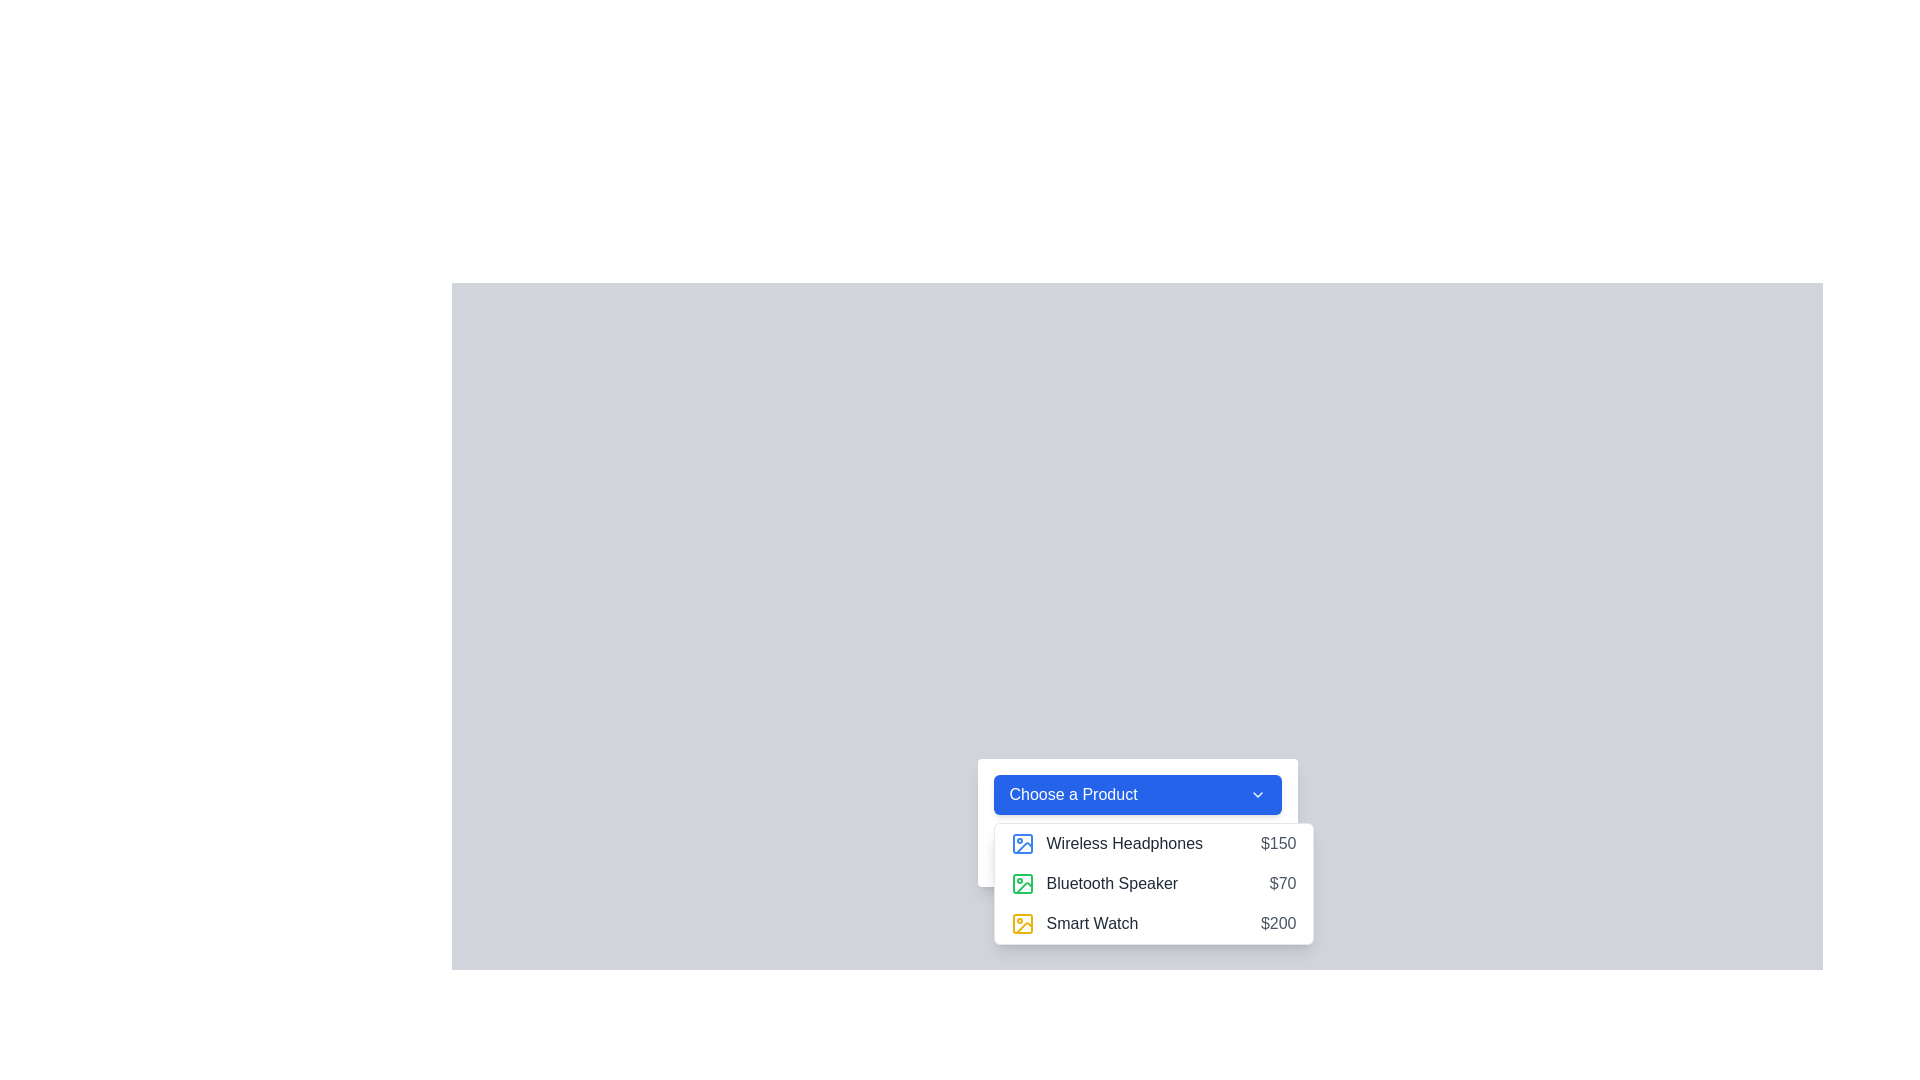  What do you see at coordinates (1022, 924) in the screenshot?
I see `the visual icon located at the end of the dropdown menu next to the 'Smart Watch $200' text` at bounding box center [1022, 924].